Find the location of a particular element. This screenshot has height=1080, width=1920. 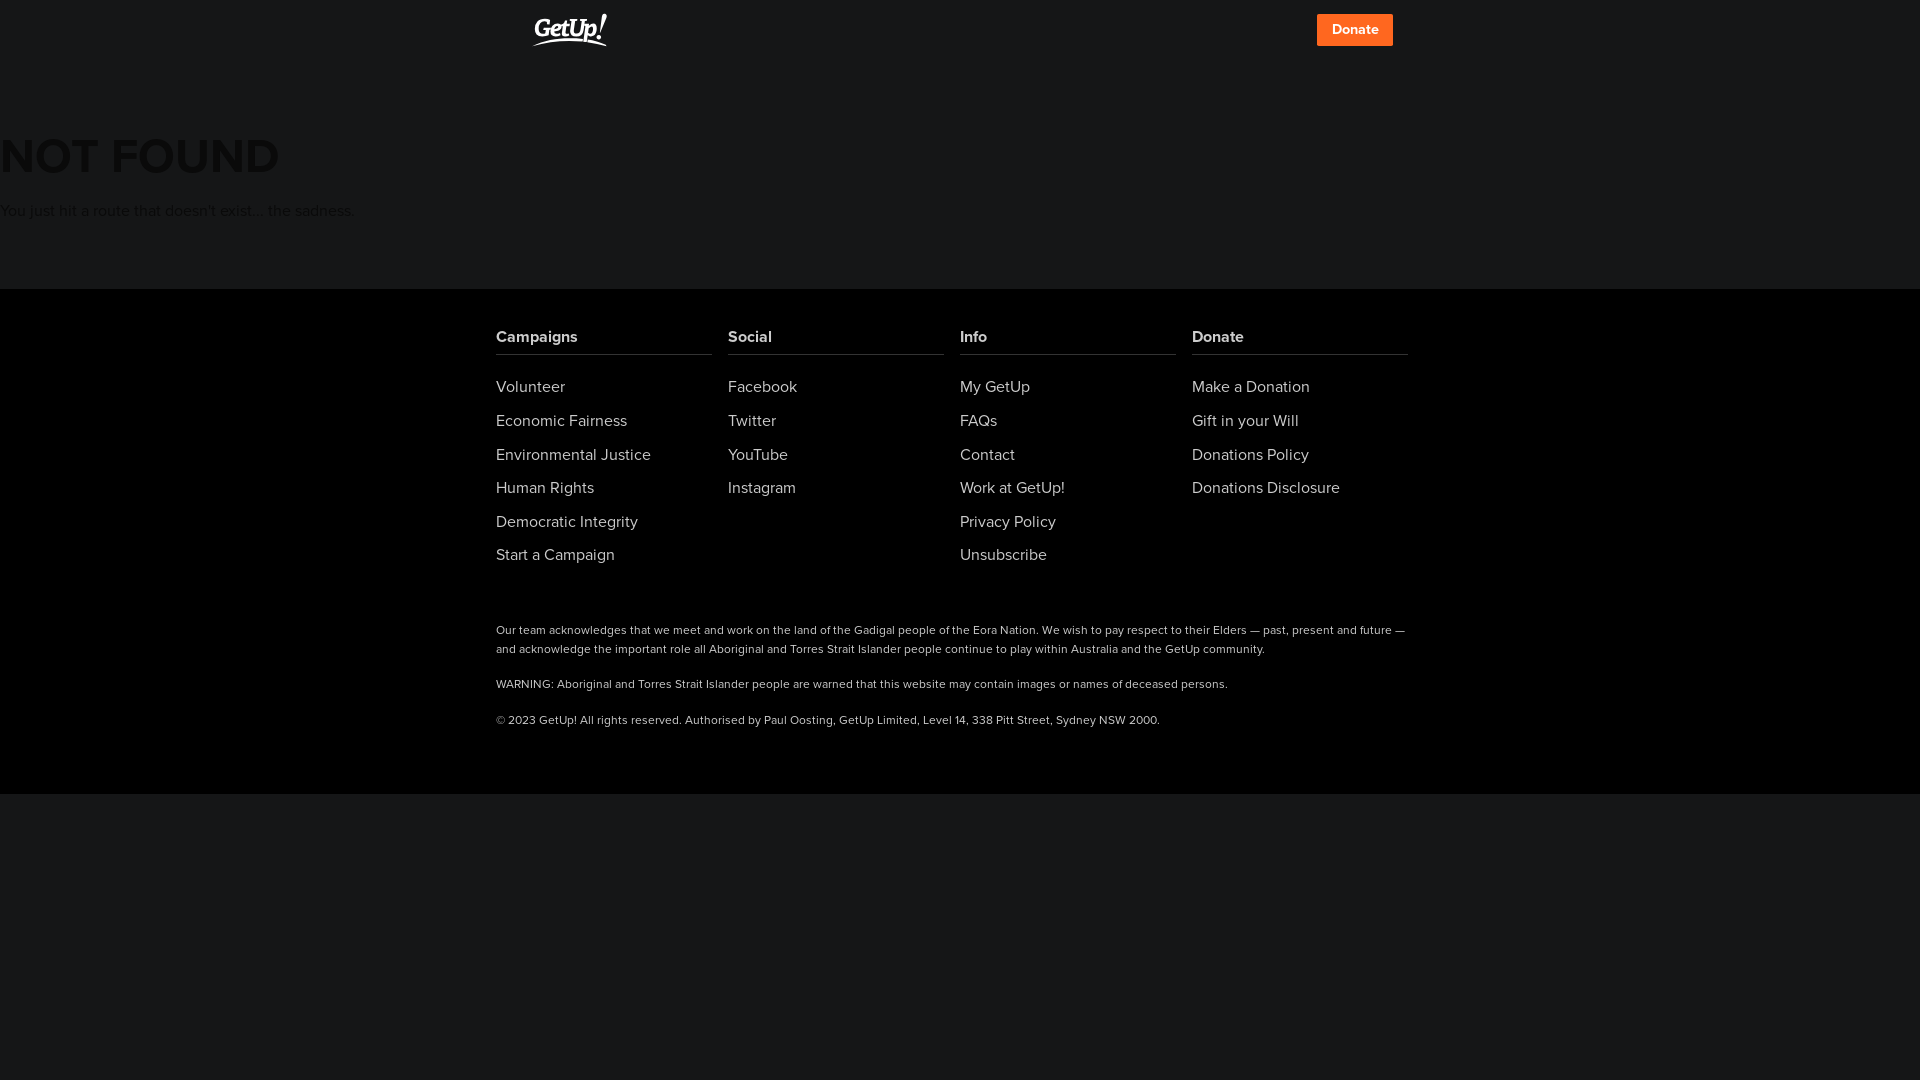

'Donations Policy' is located at coordinates (1191, 455).